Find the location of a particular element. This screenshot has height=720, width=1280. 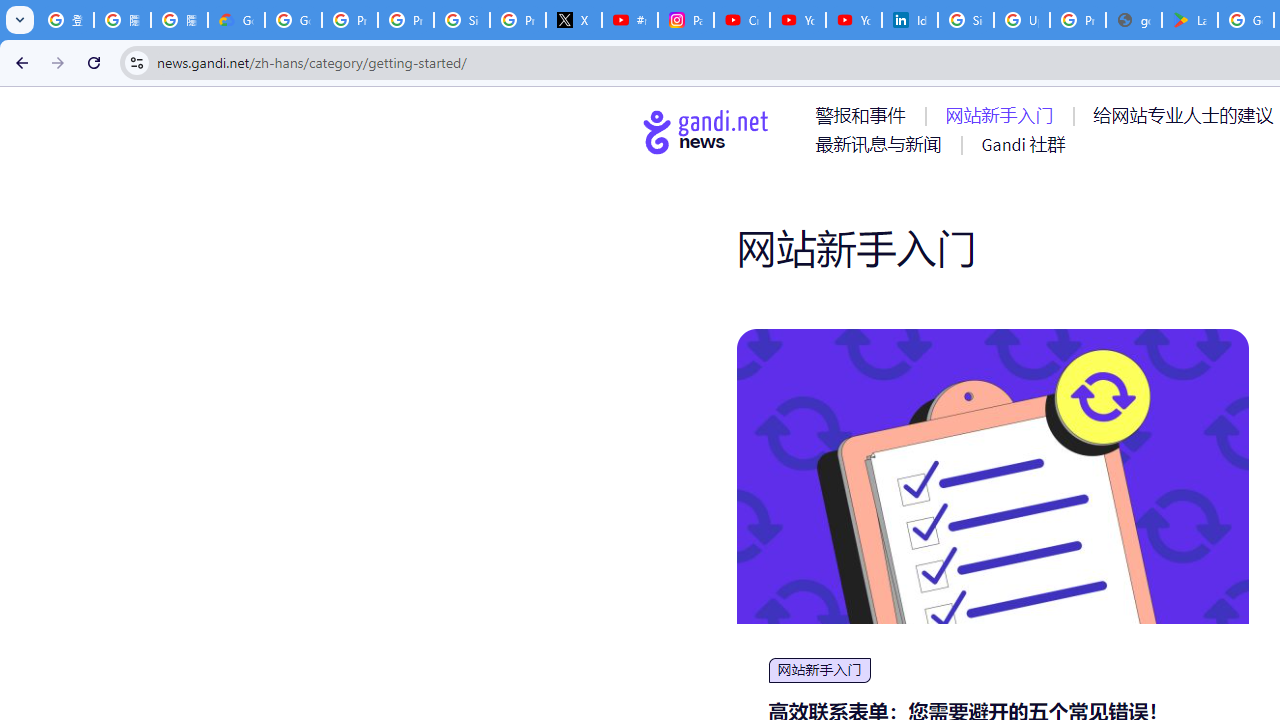

'Privacy Help Center - Policies Help' is located at coordinates (350, 20).